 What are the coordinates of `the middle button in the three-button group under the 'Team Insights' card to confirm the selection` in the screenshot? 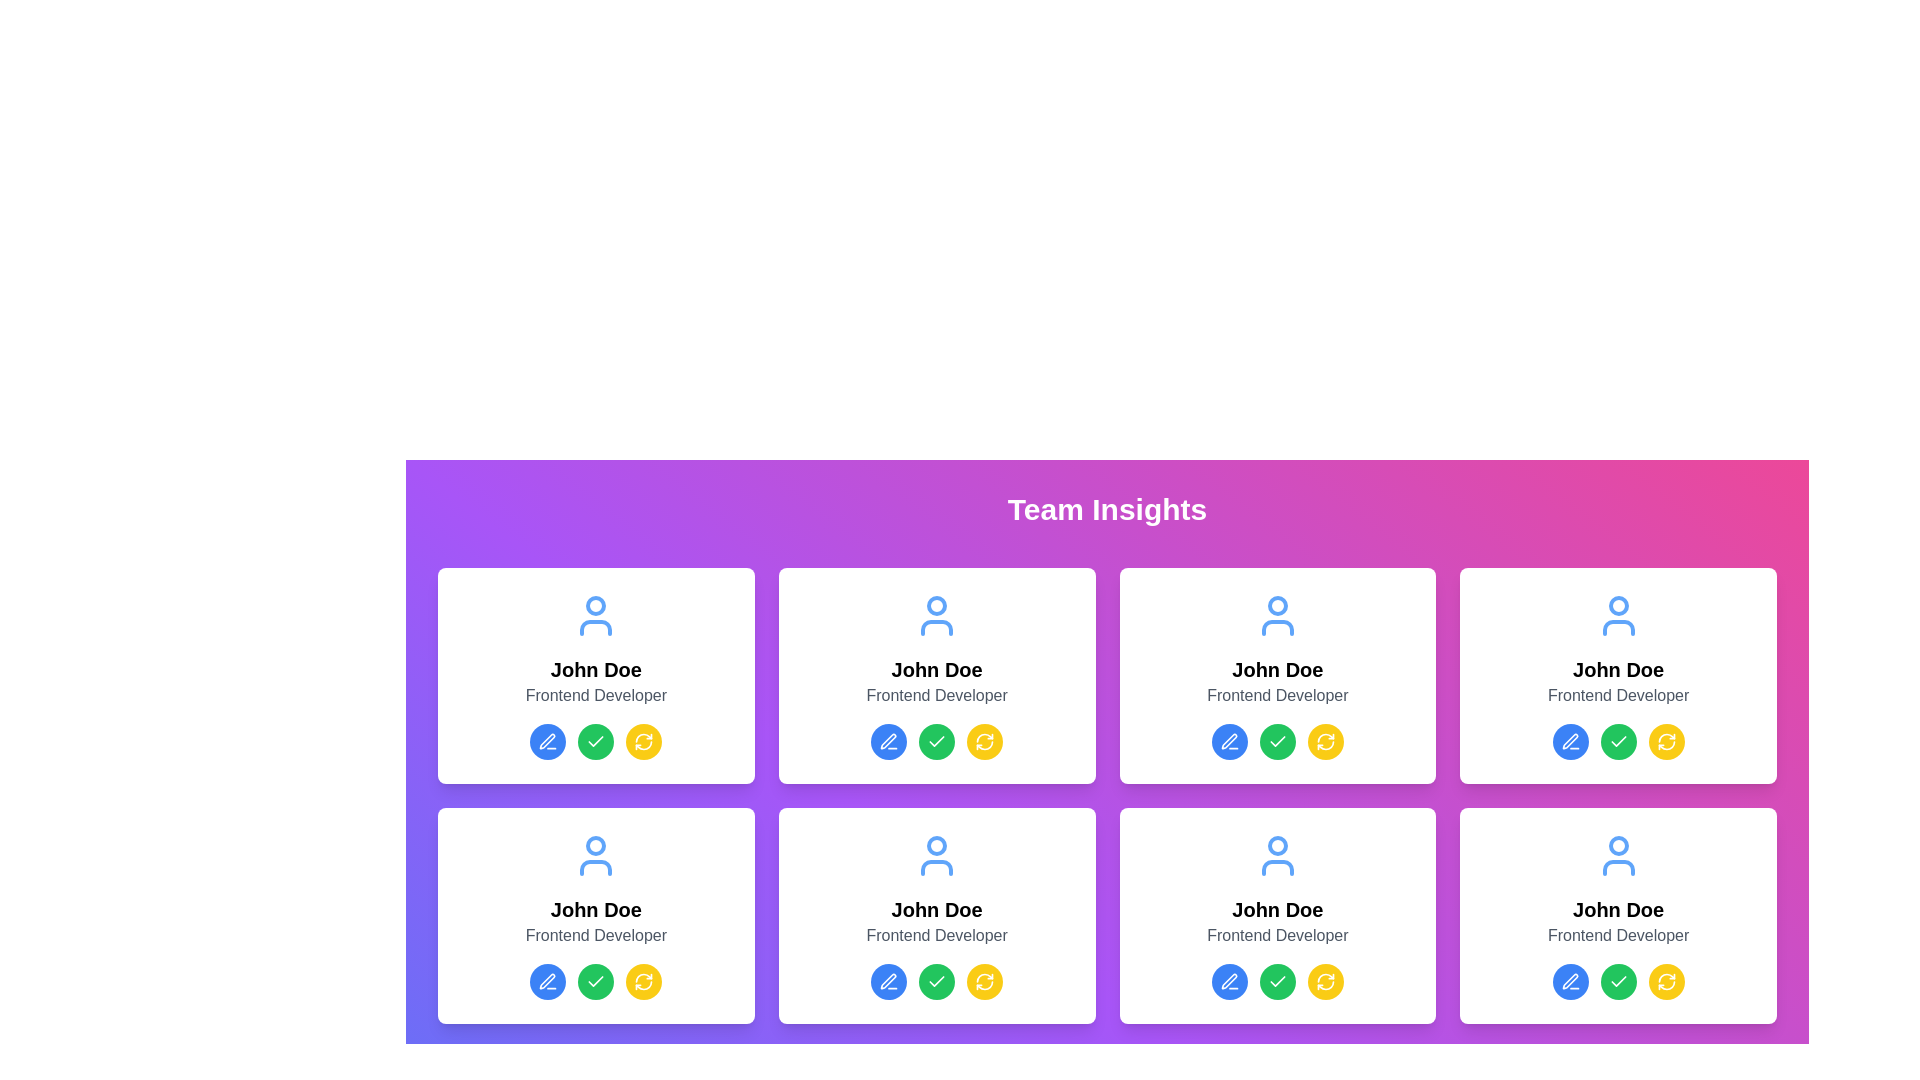 It's located at (595, 741).